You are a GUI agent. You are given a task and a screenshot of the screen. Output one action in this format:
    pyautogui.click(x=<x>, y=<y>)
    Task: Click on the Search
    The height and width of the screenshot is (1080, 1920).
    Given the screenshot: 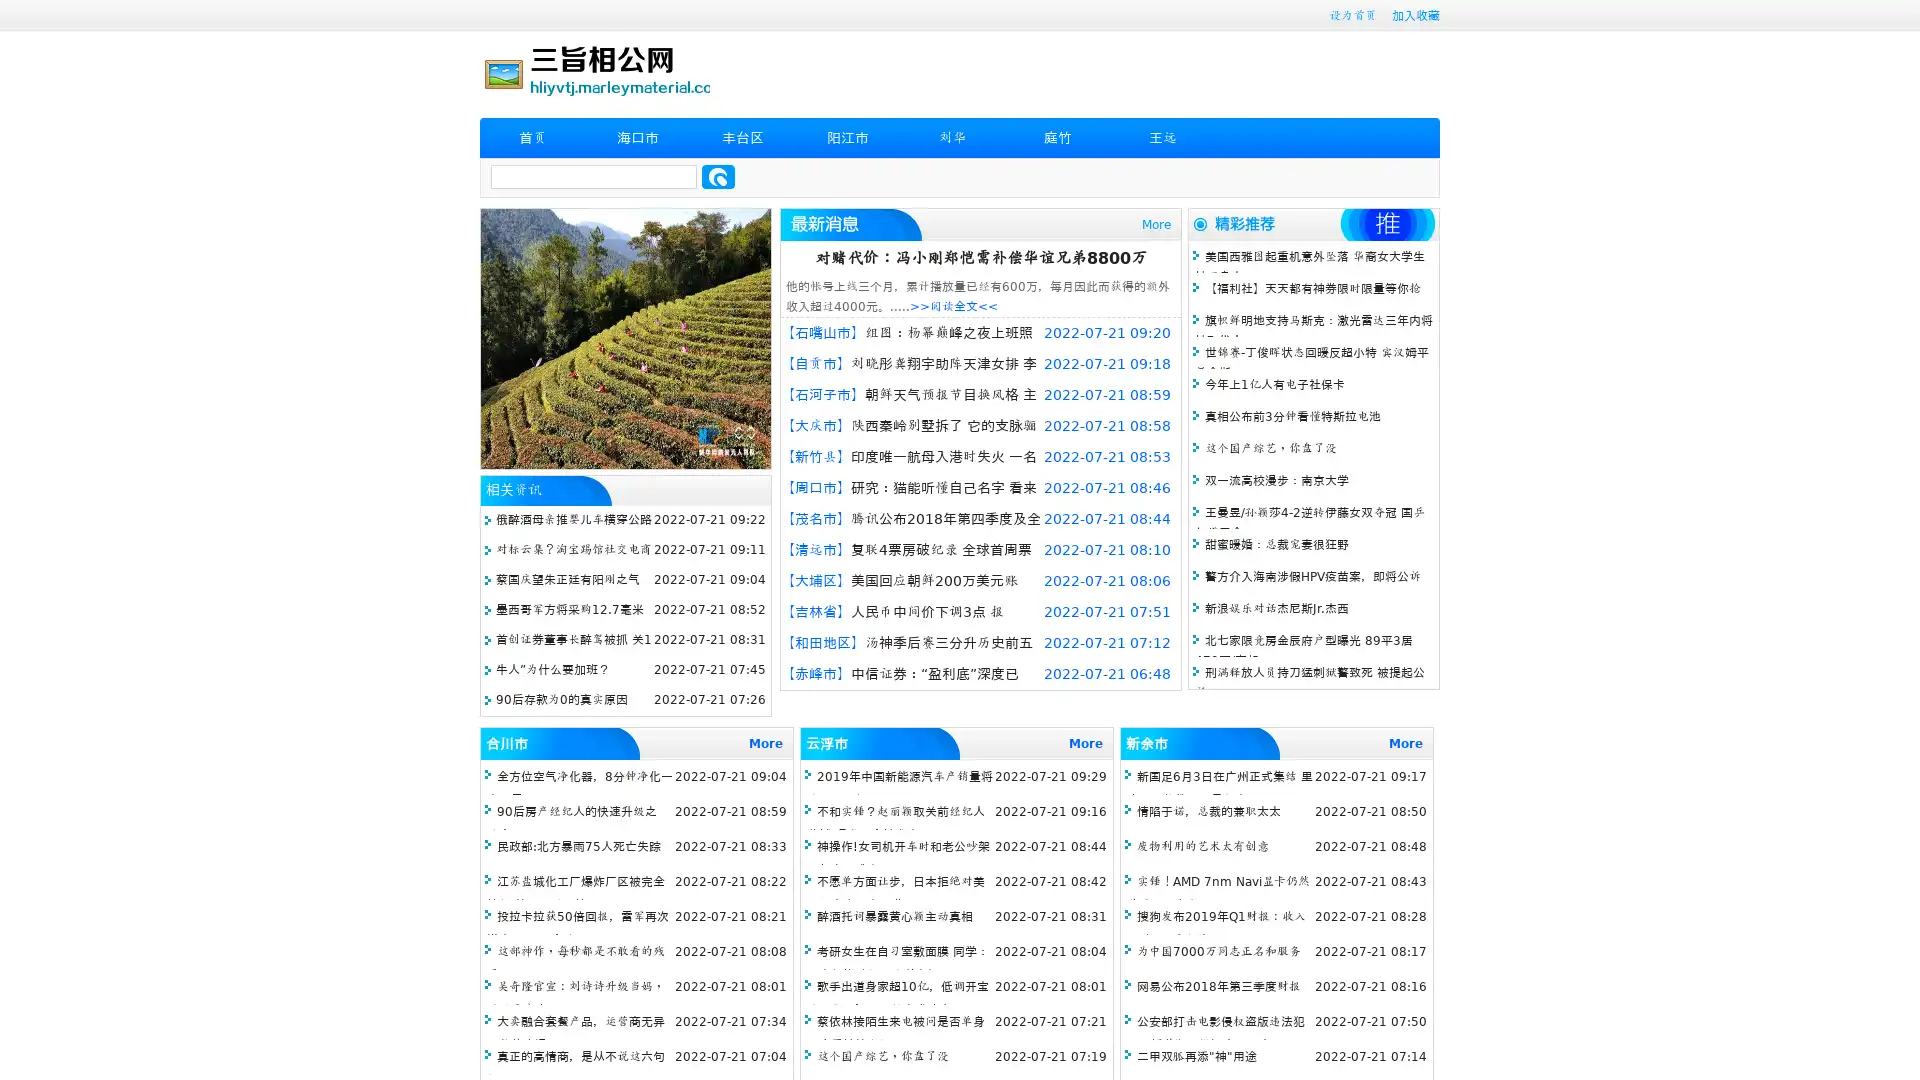 What is the action you would take?
    pyautogui.click(x=718, y=176)
    